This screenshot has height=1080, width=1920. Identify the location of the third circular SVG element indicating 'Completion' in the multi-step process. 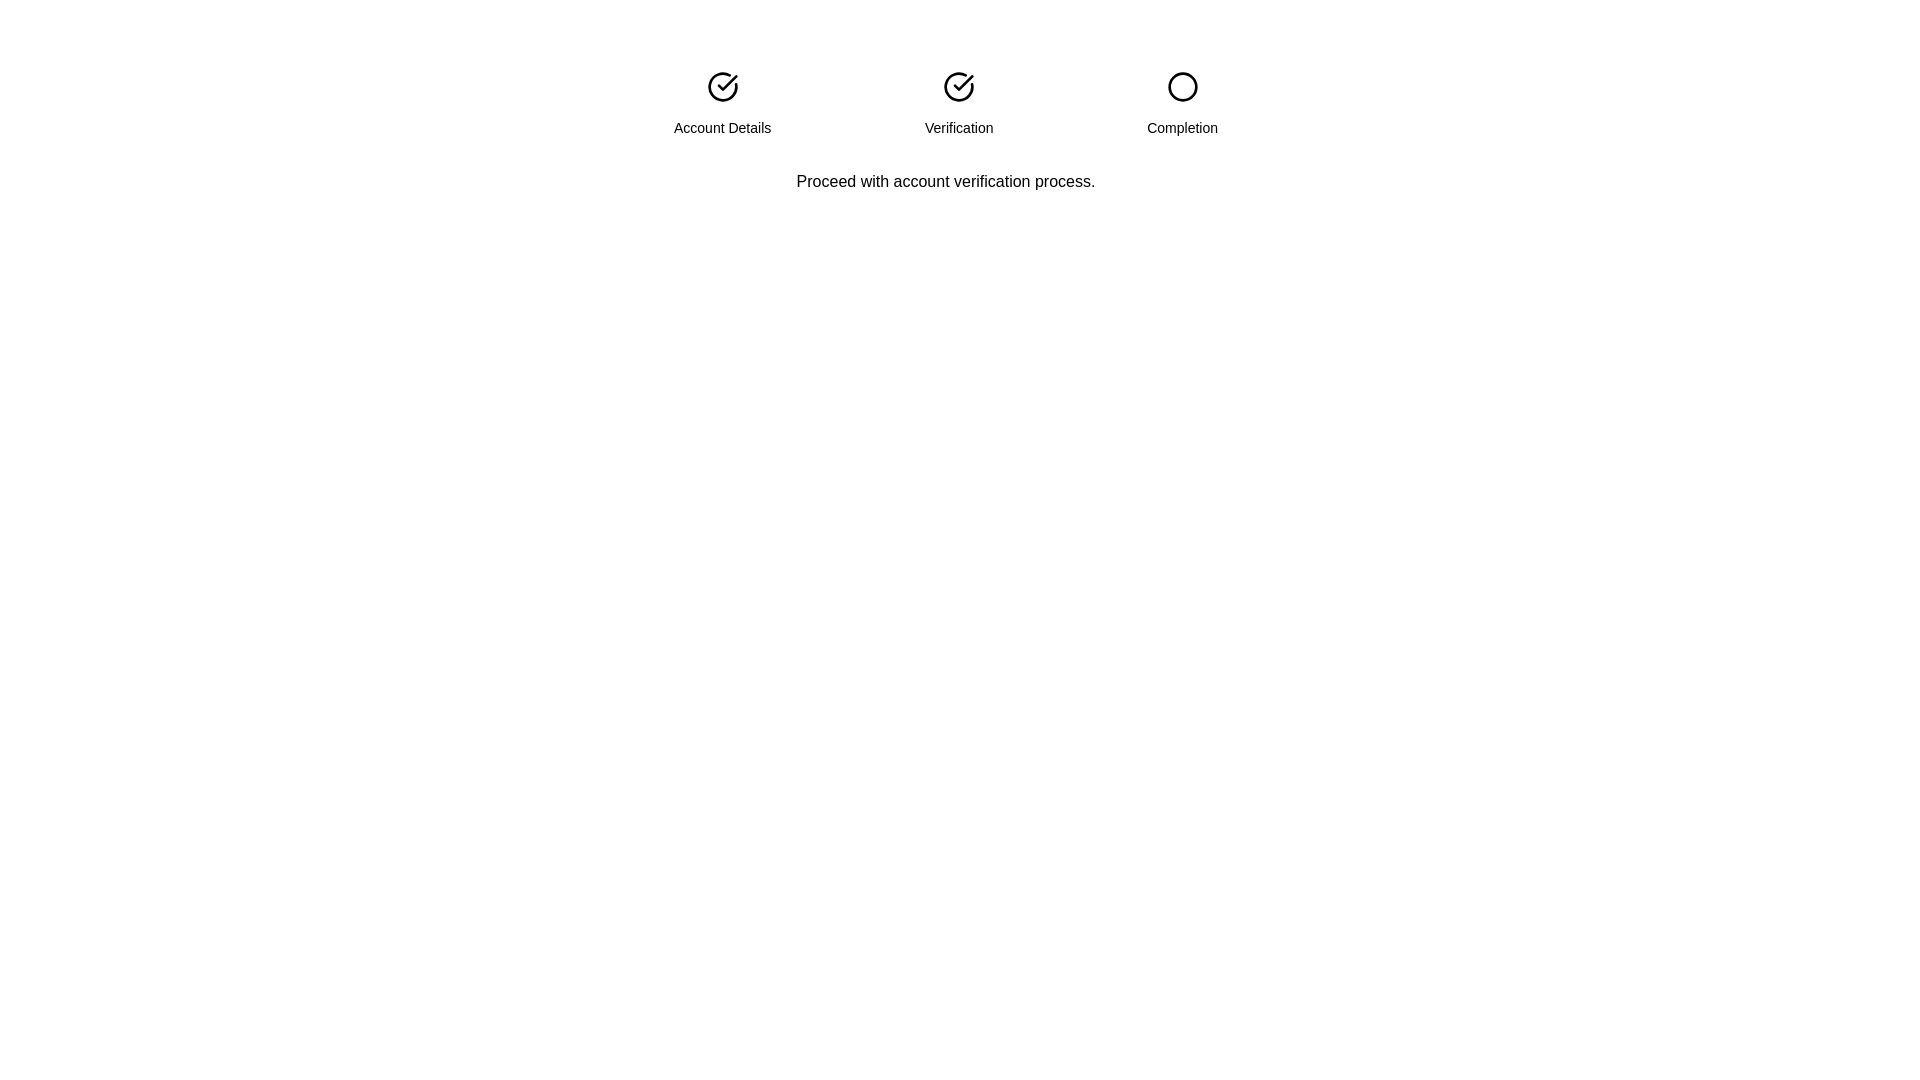
(1182, 86).